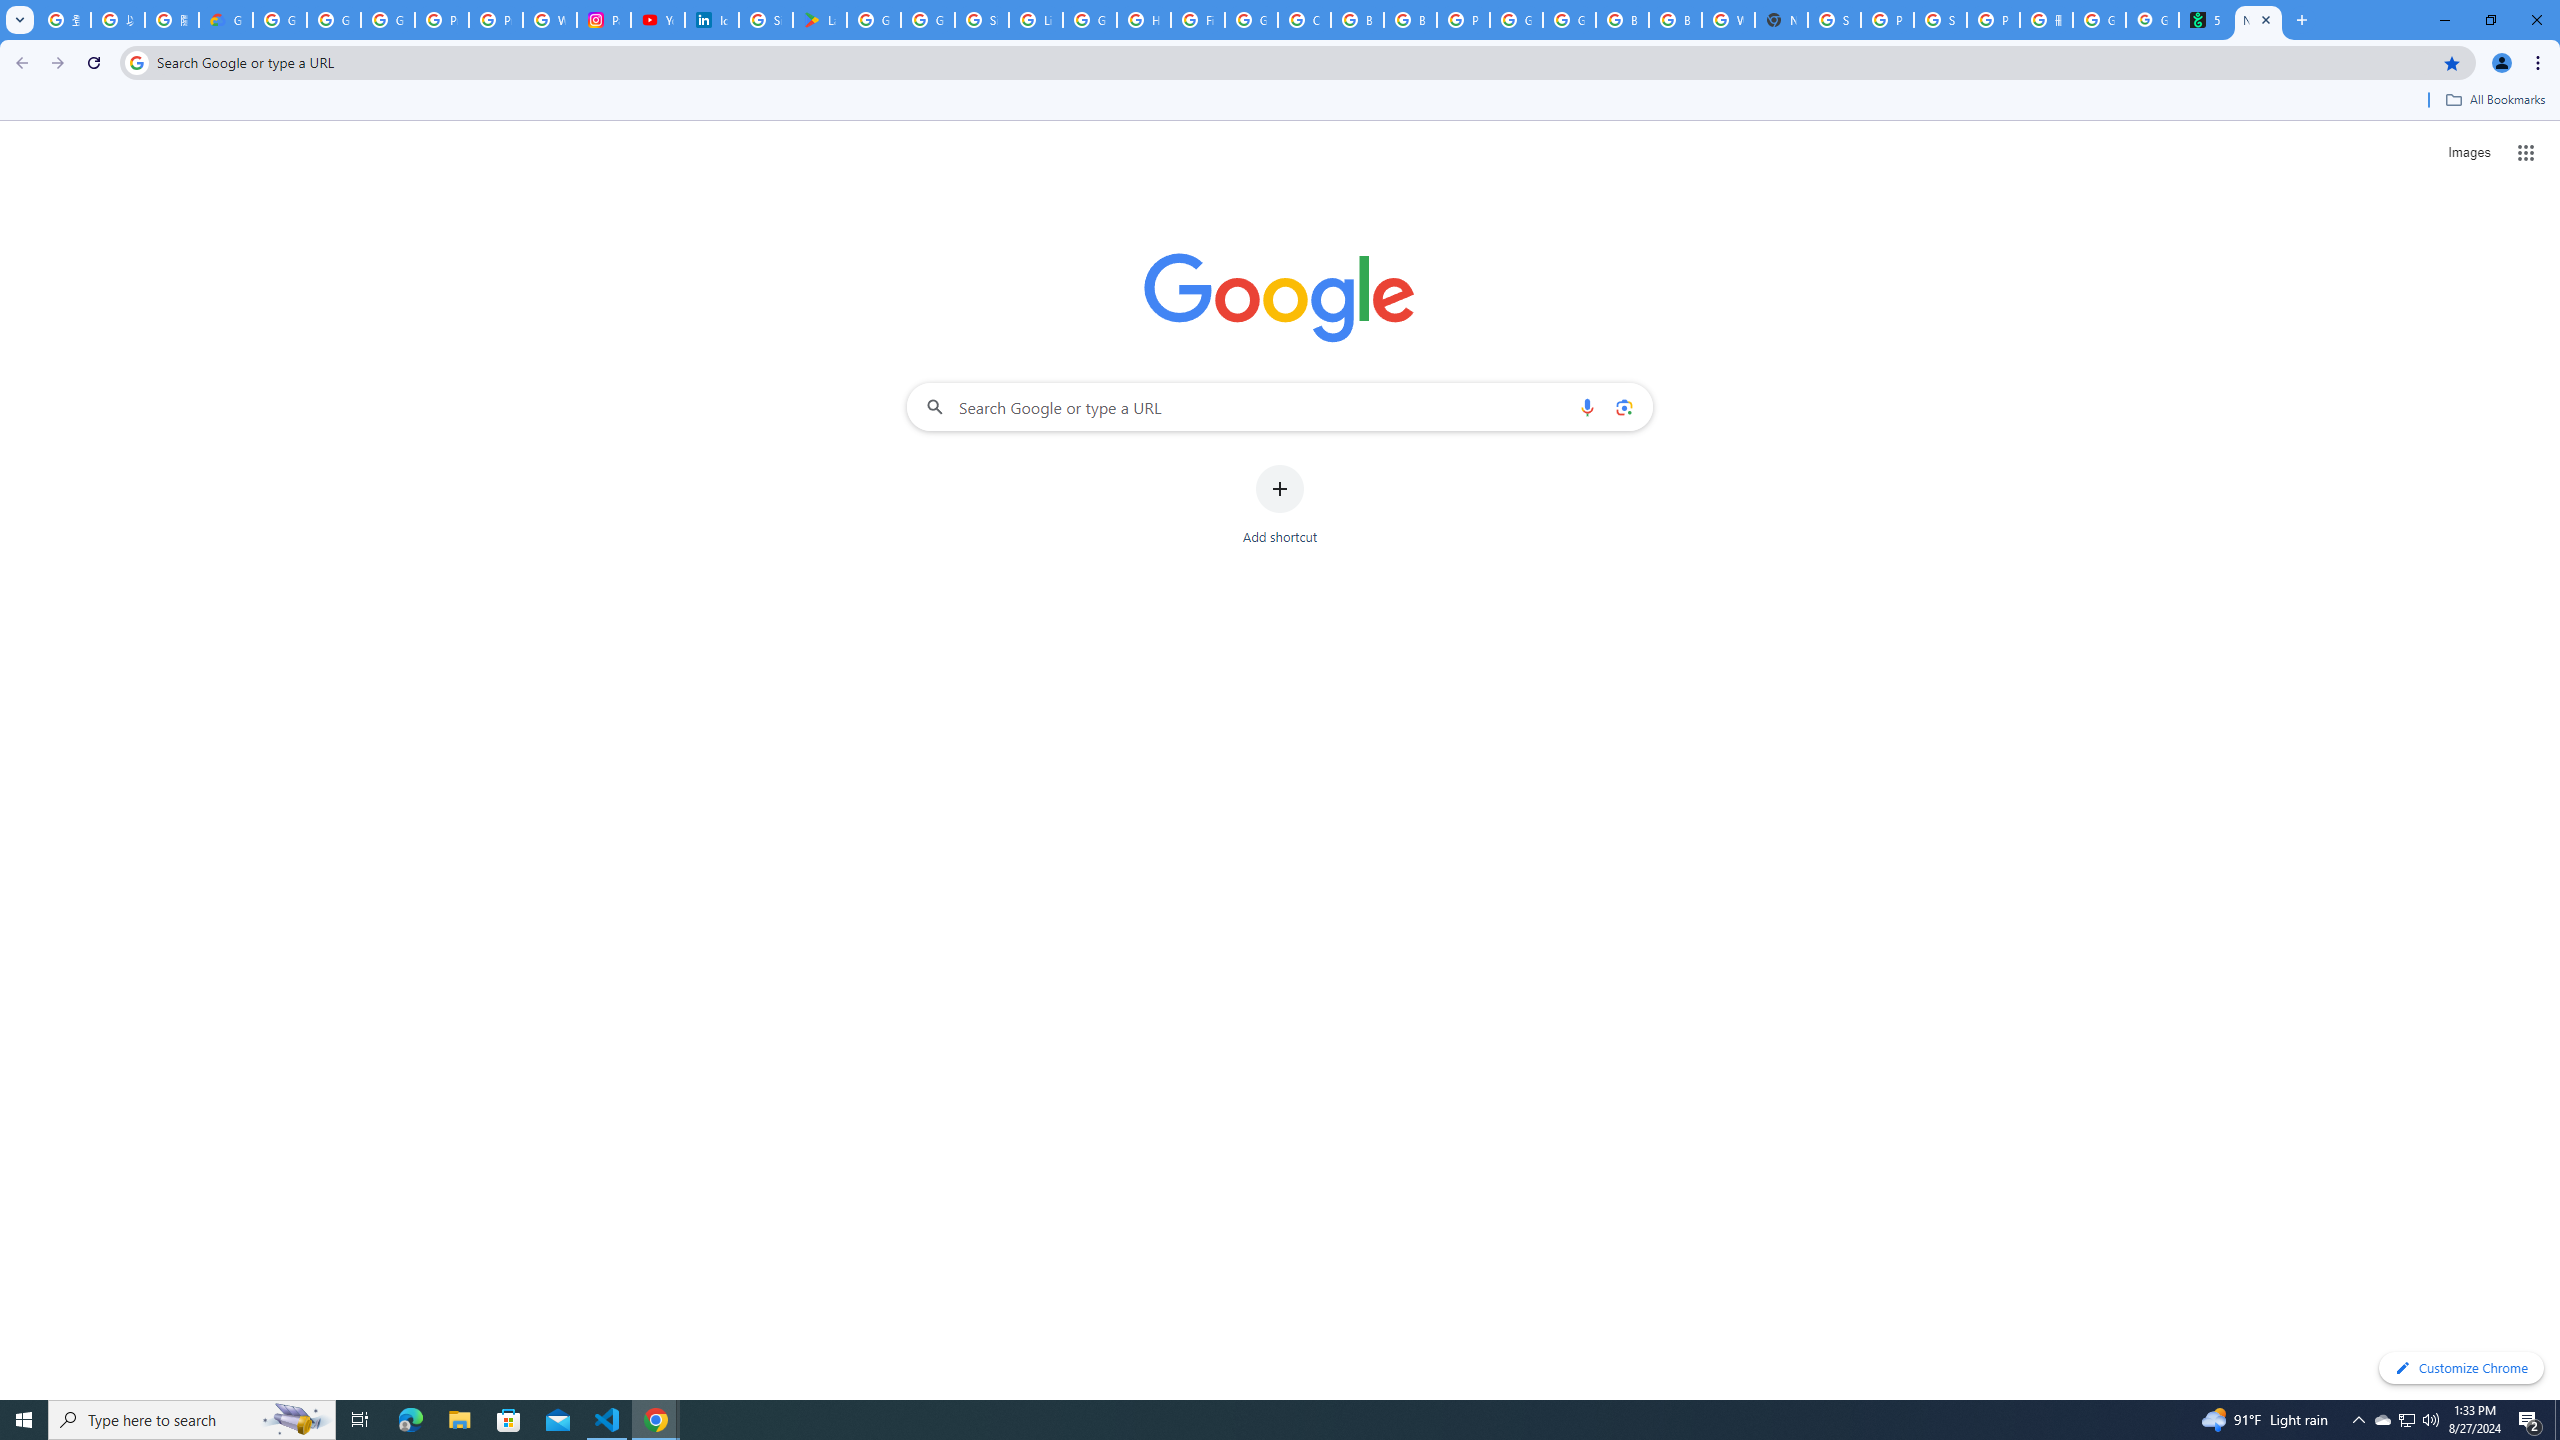 The height and width of the screenshot is (1440, 2560). Describe the element at coordinates (928, 19) in the screenshot. I see `'Google Workspace - Specific Terms'` at that location.